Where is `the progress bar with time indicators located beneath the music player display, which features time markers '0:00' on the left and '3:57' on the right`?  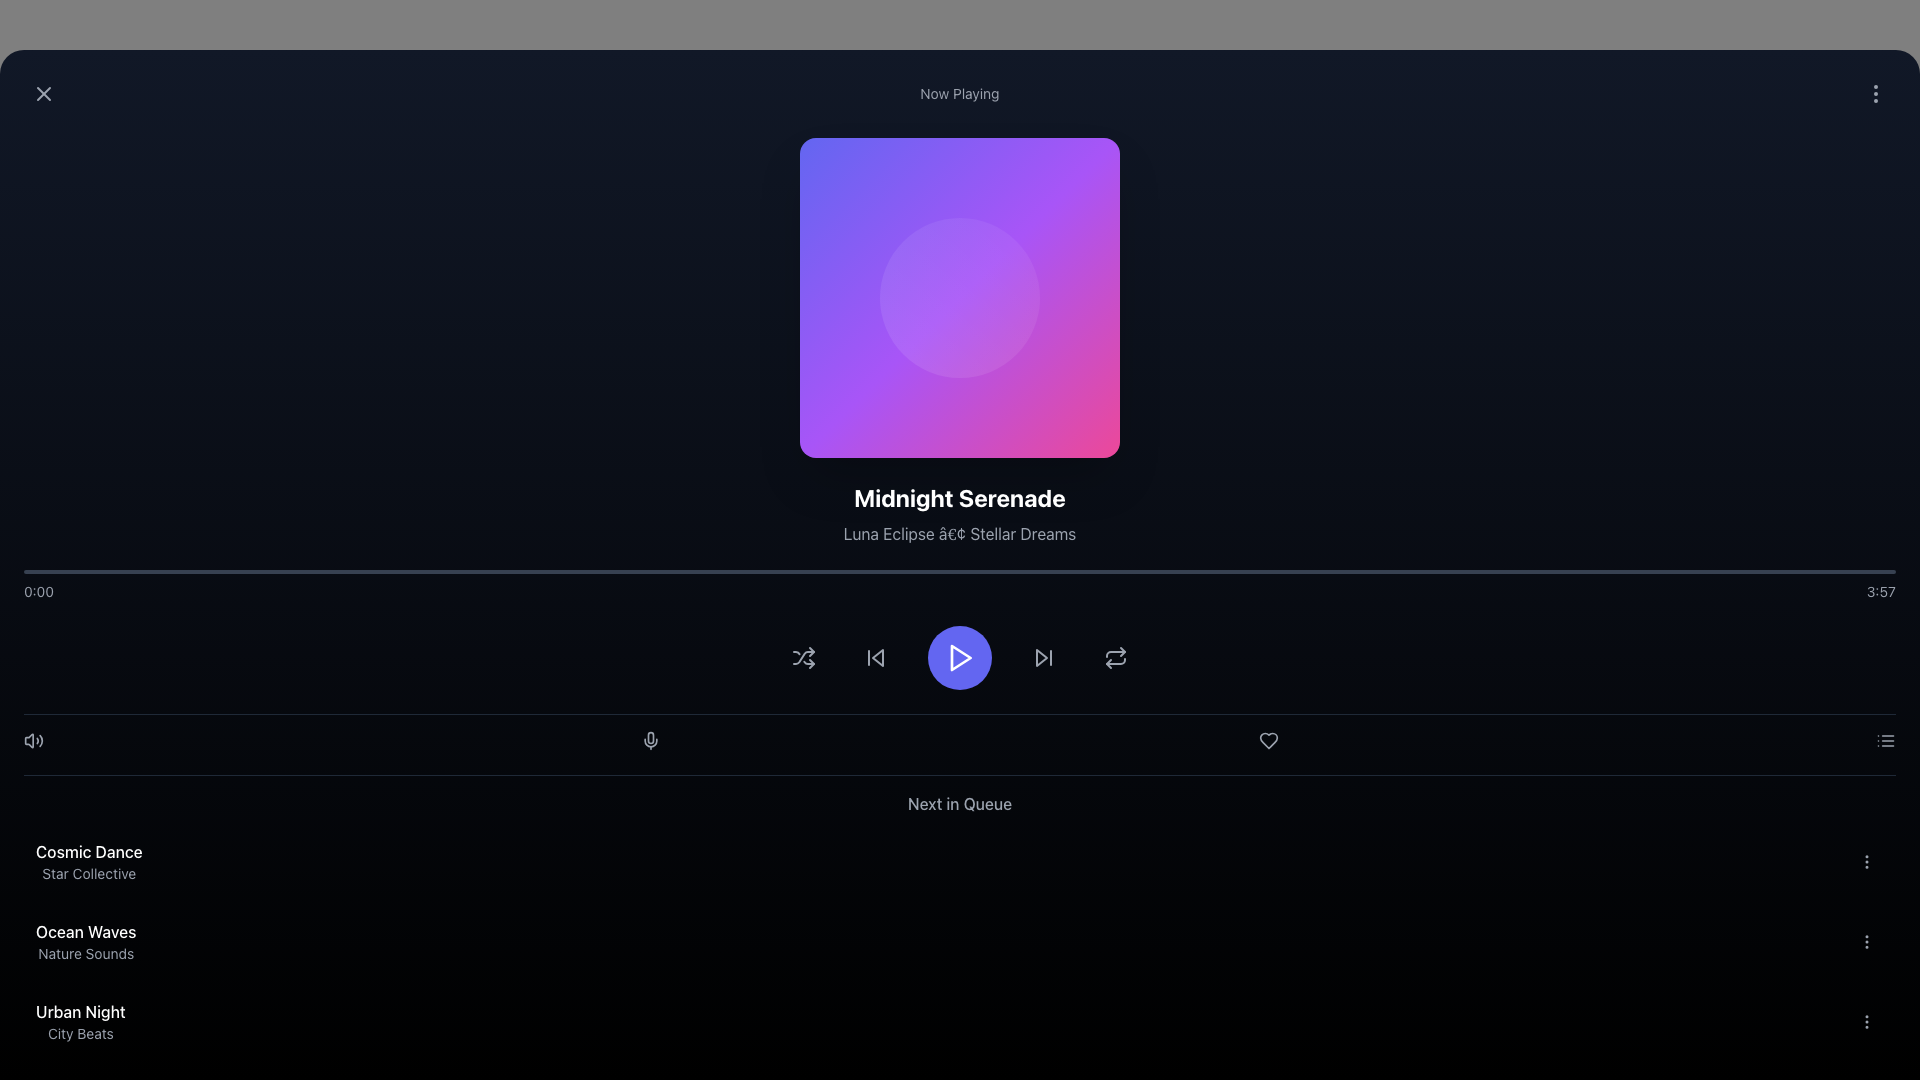
the progress bar with time indicators located beneath the music player display, which features time markers '0:00' on the left and '3:57' on the right is located at coordinates (960, 585).